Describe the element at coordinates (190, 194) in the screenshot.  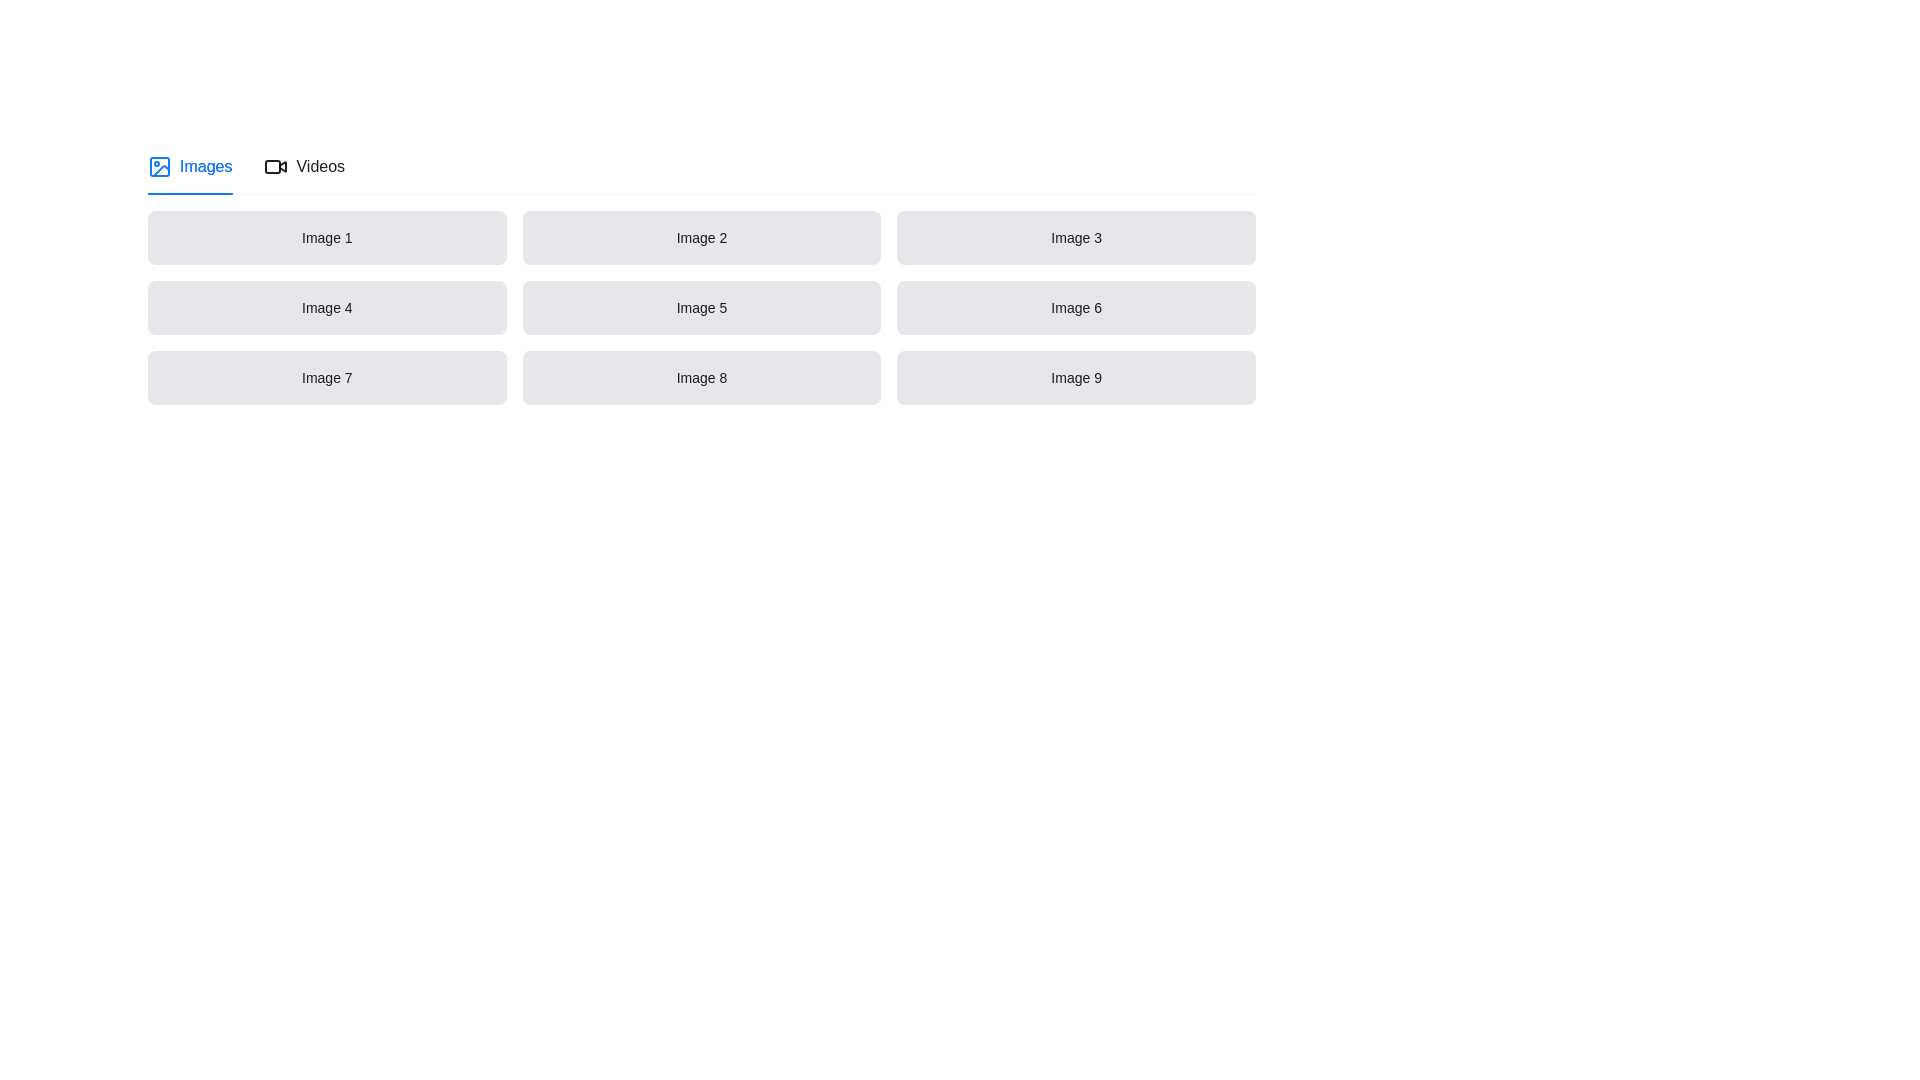
I see `the indicator below the 'Images' tab in the tab navigation bar to understand which tab is currently active` at that location.